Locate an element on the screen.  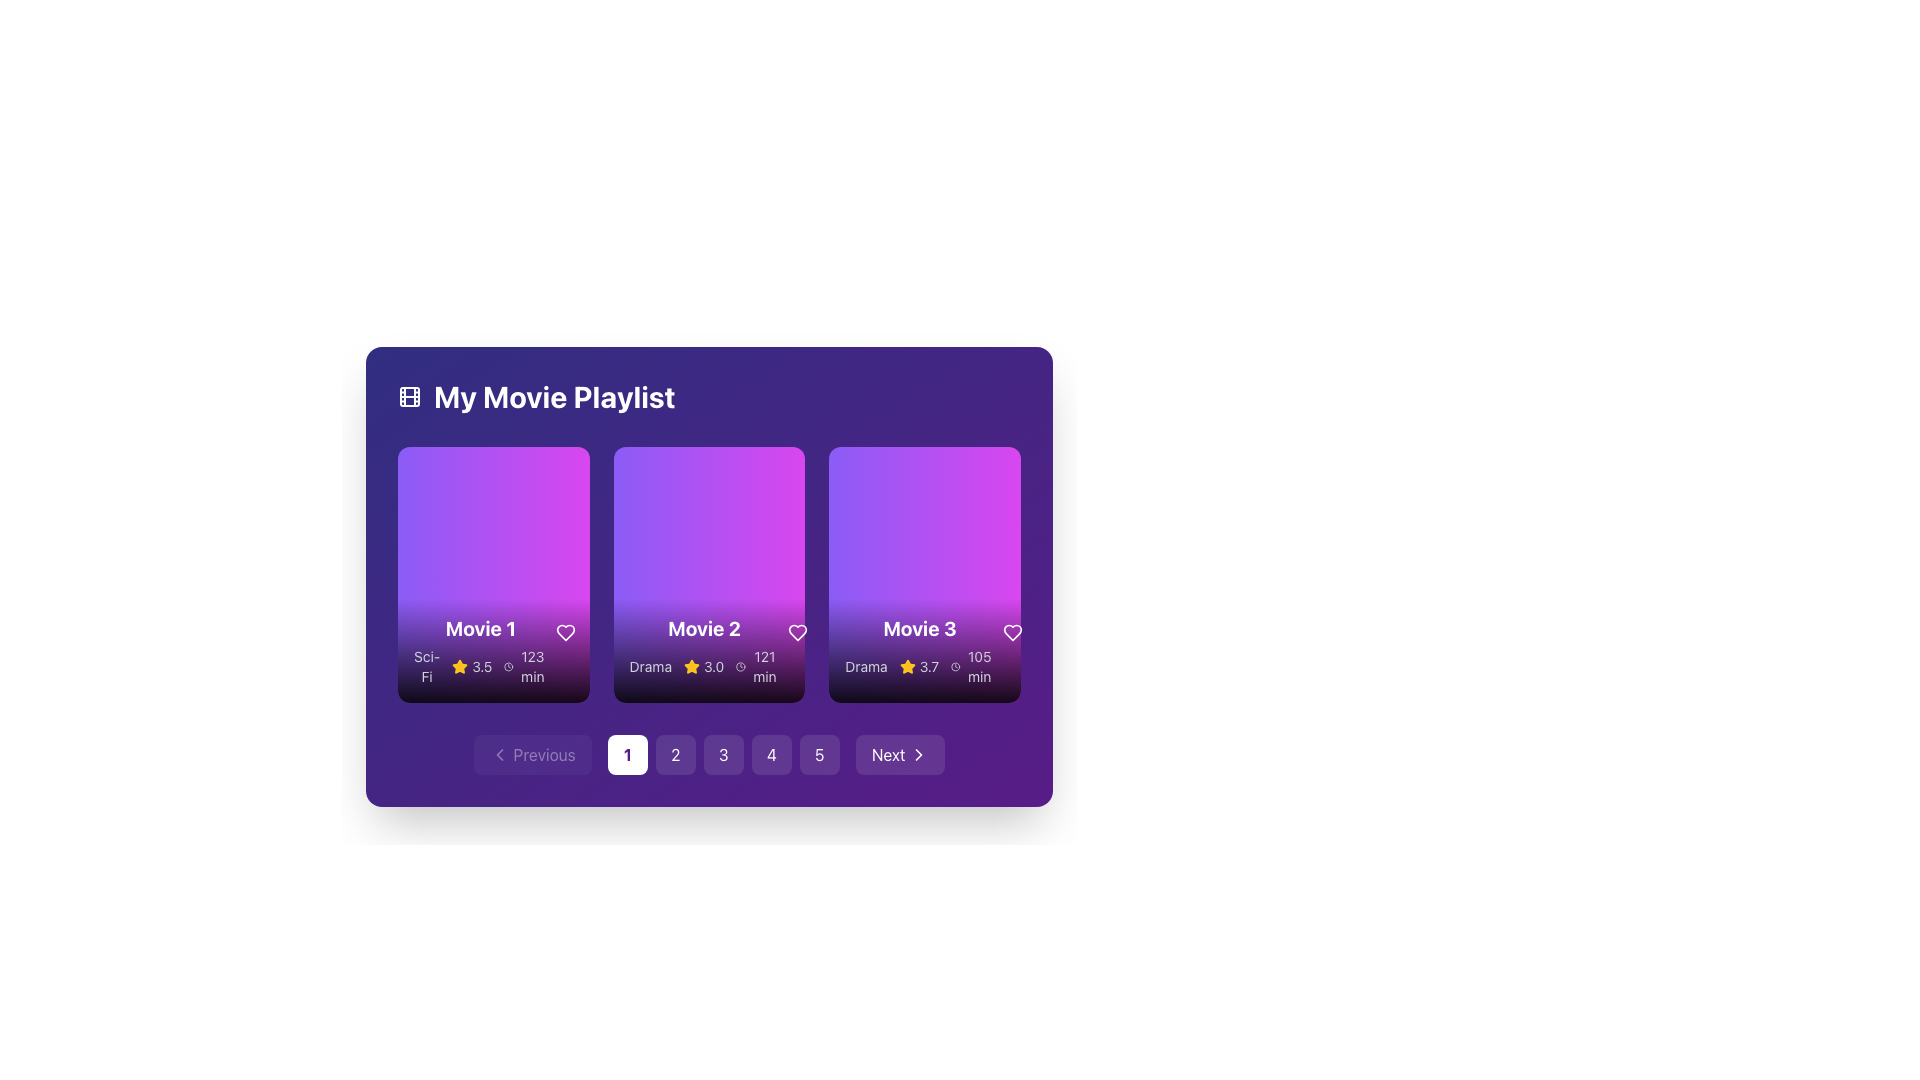
to select the central movie overview card displayed in the 'My Movie Playlist' section is located at coordinates (704, 651).